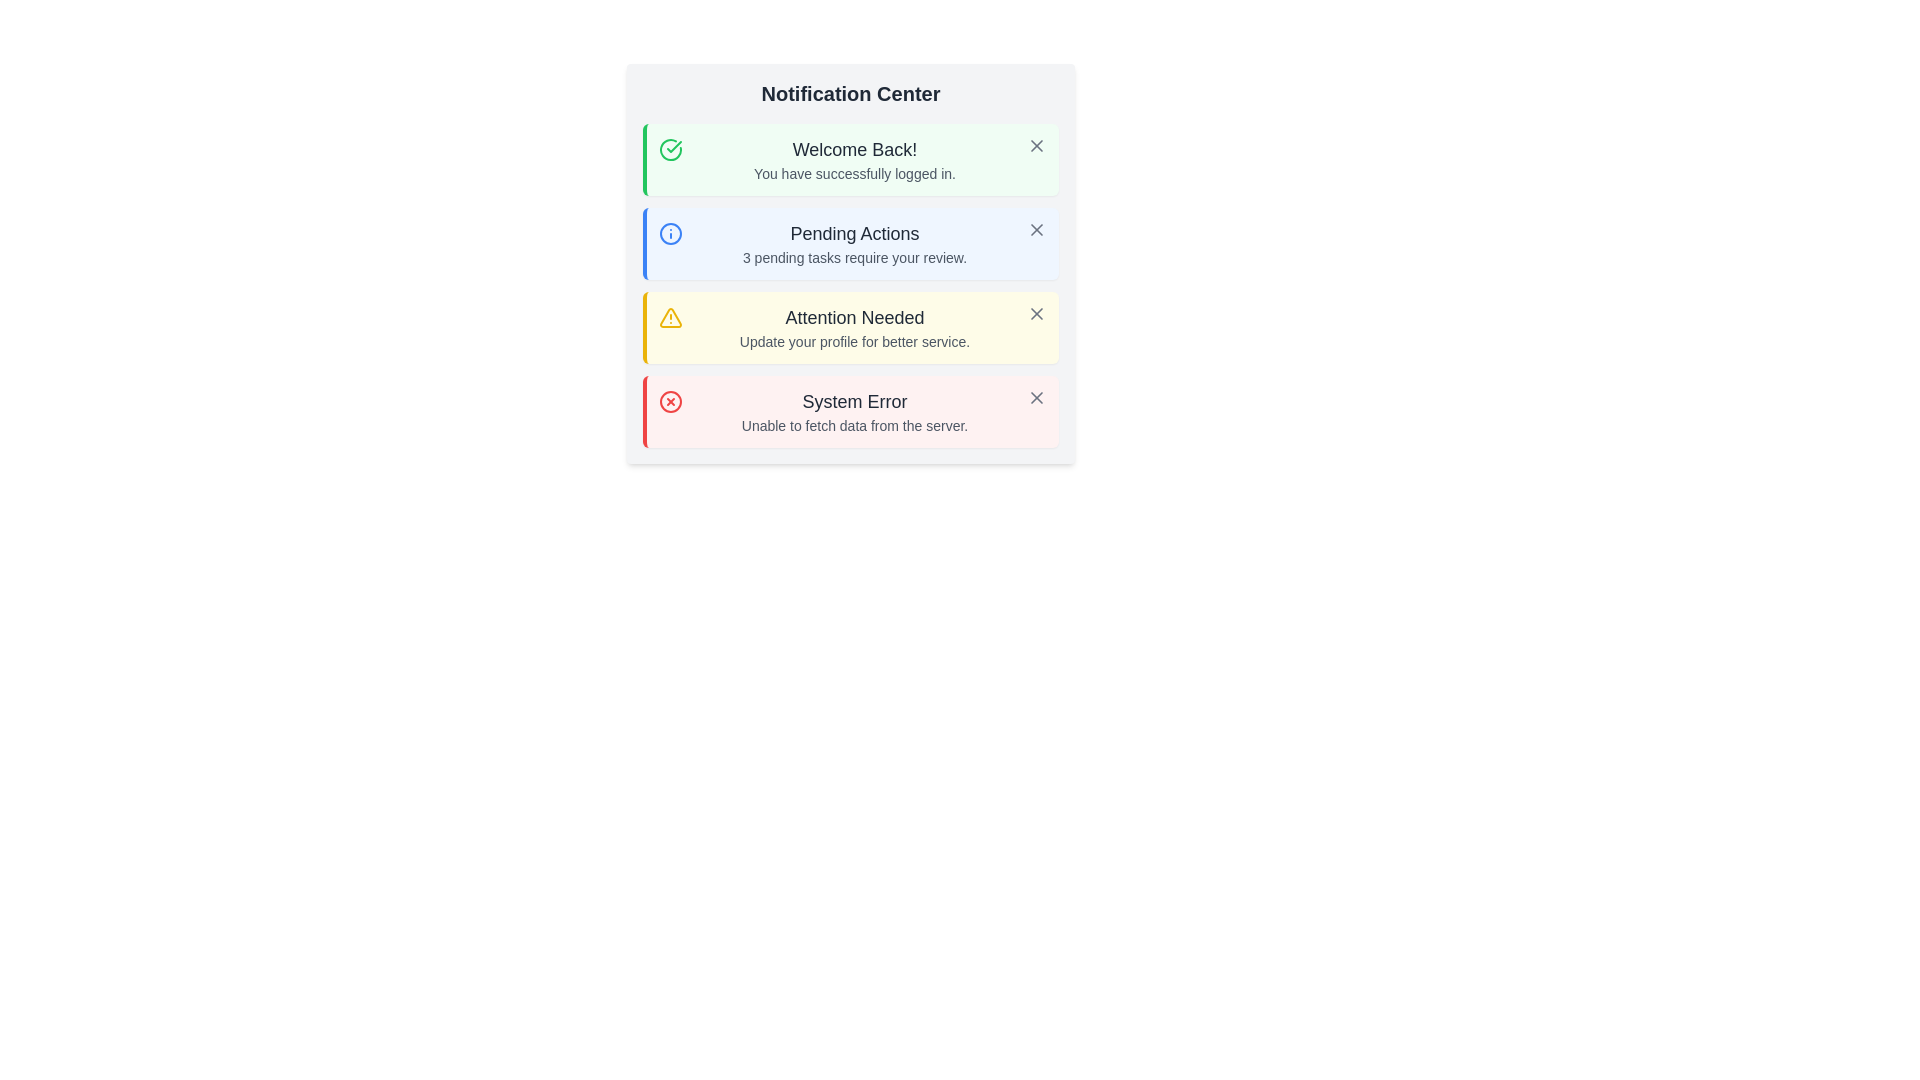 The width and height of the screenshot is (1920, 1080). I want to click on the 'X' icon button located in the top-right corner of the 'Welcome Back!' notification, so click(1036, 145).